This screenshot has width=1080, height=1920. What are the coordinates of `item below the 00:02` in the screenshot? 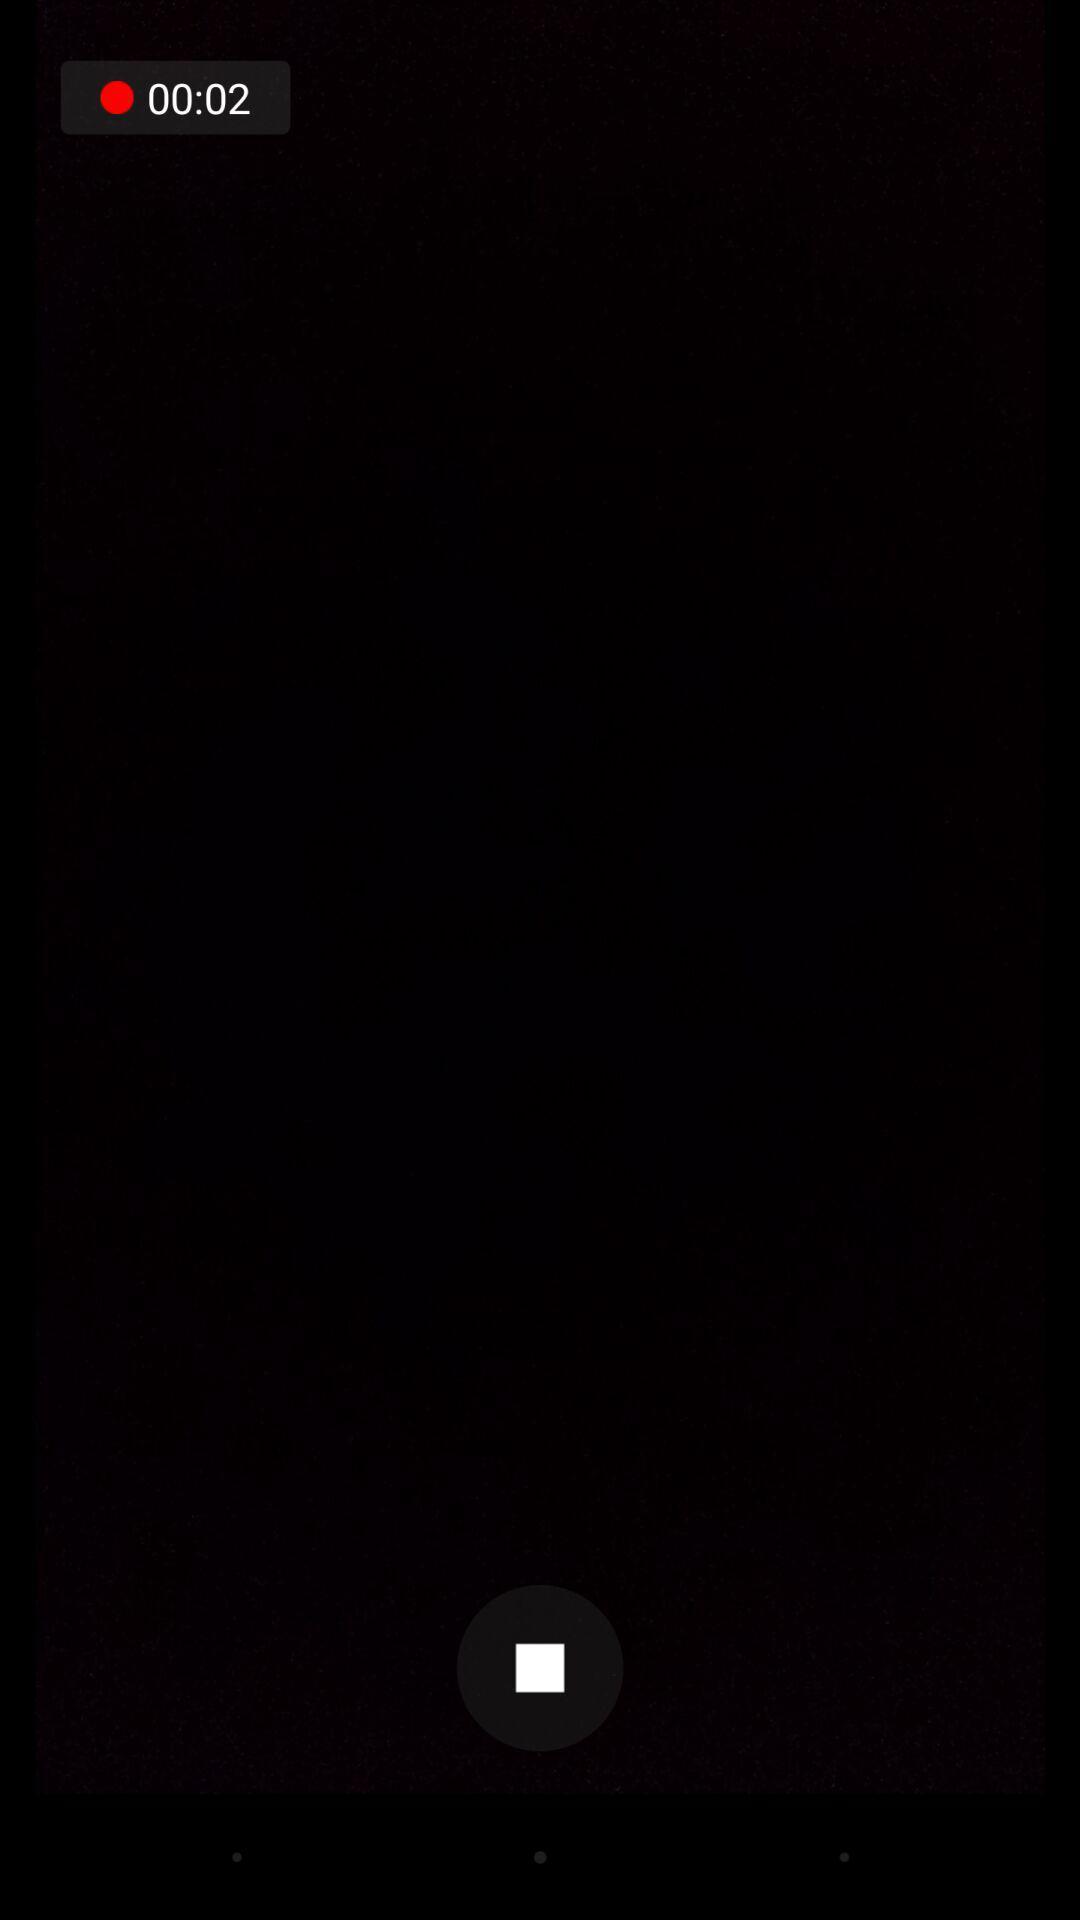 It's located at (540, 1668).